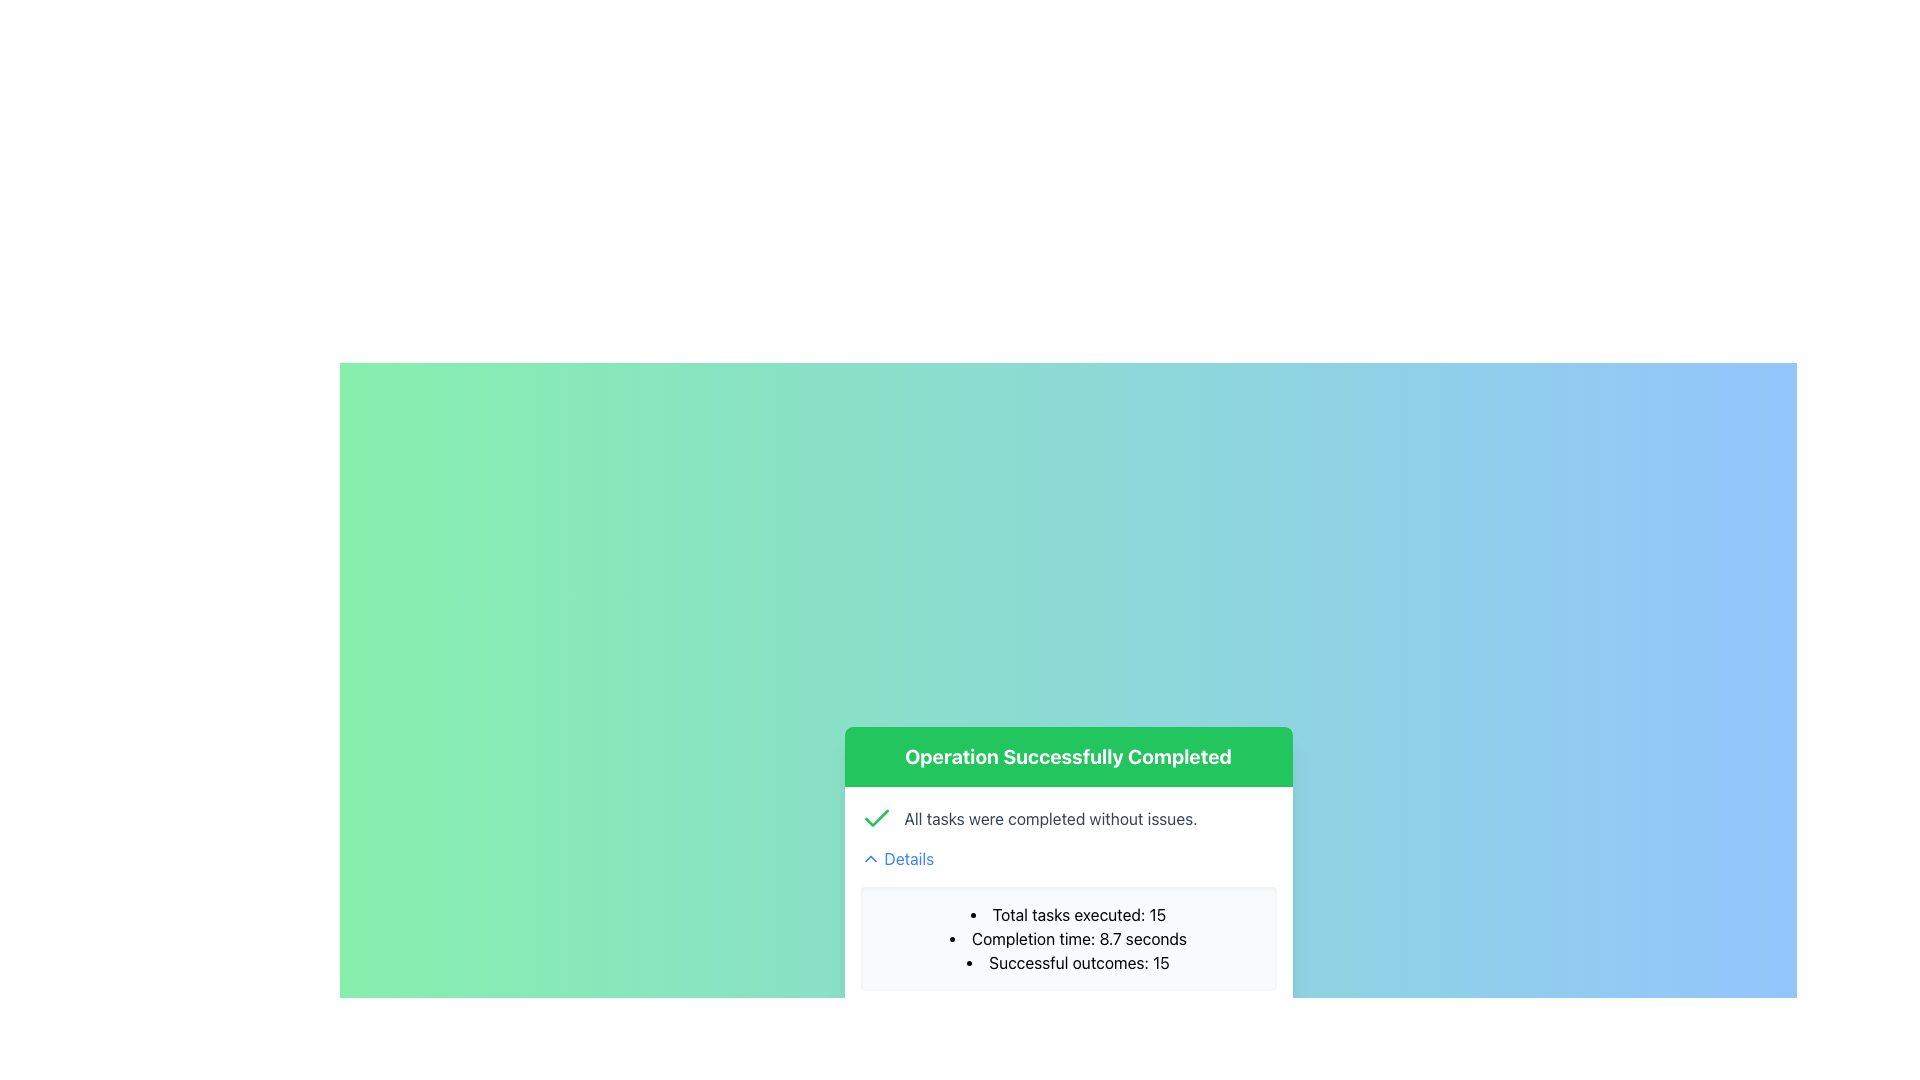  I want to click on the vibrant green checkmark icon located within the notification box that indicates success, positioned to the left of the text stating 'All tasks were completed without issues.', so click(876, 818).